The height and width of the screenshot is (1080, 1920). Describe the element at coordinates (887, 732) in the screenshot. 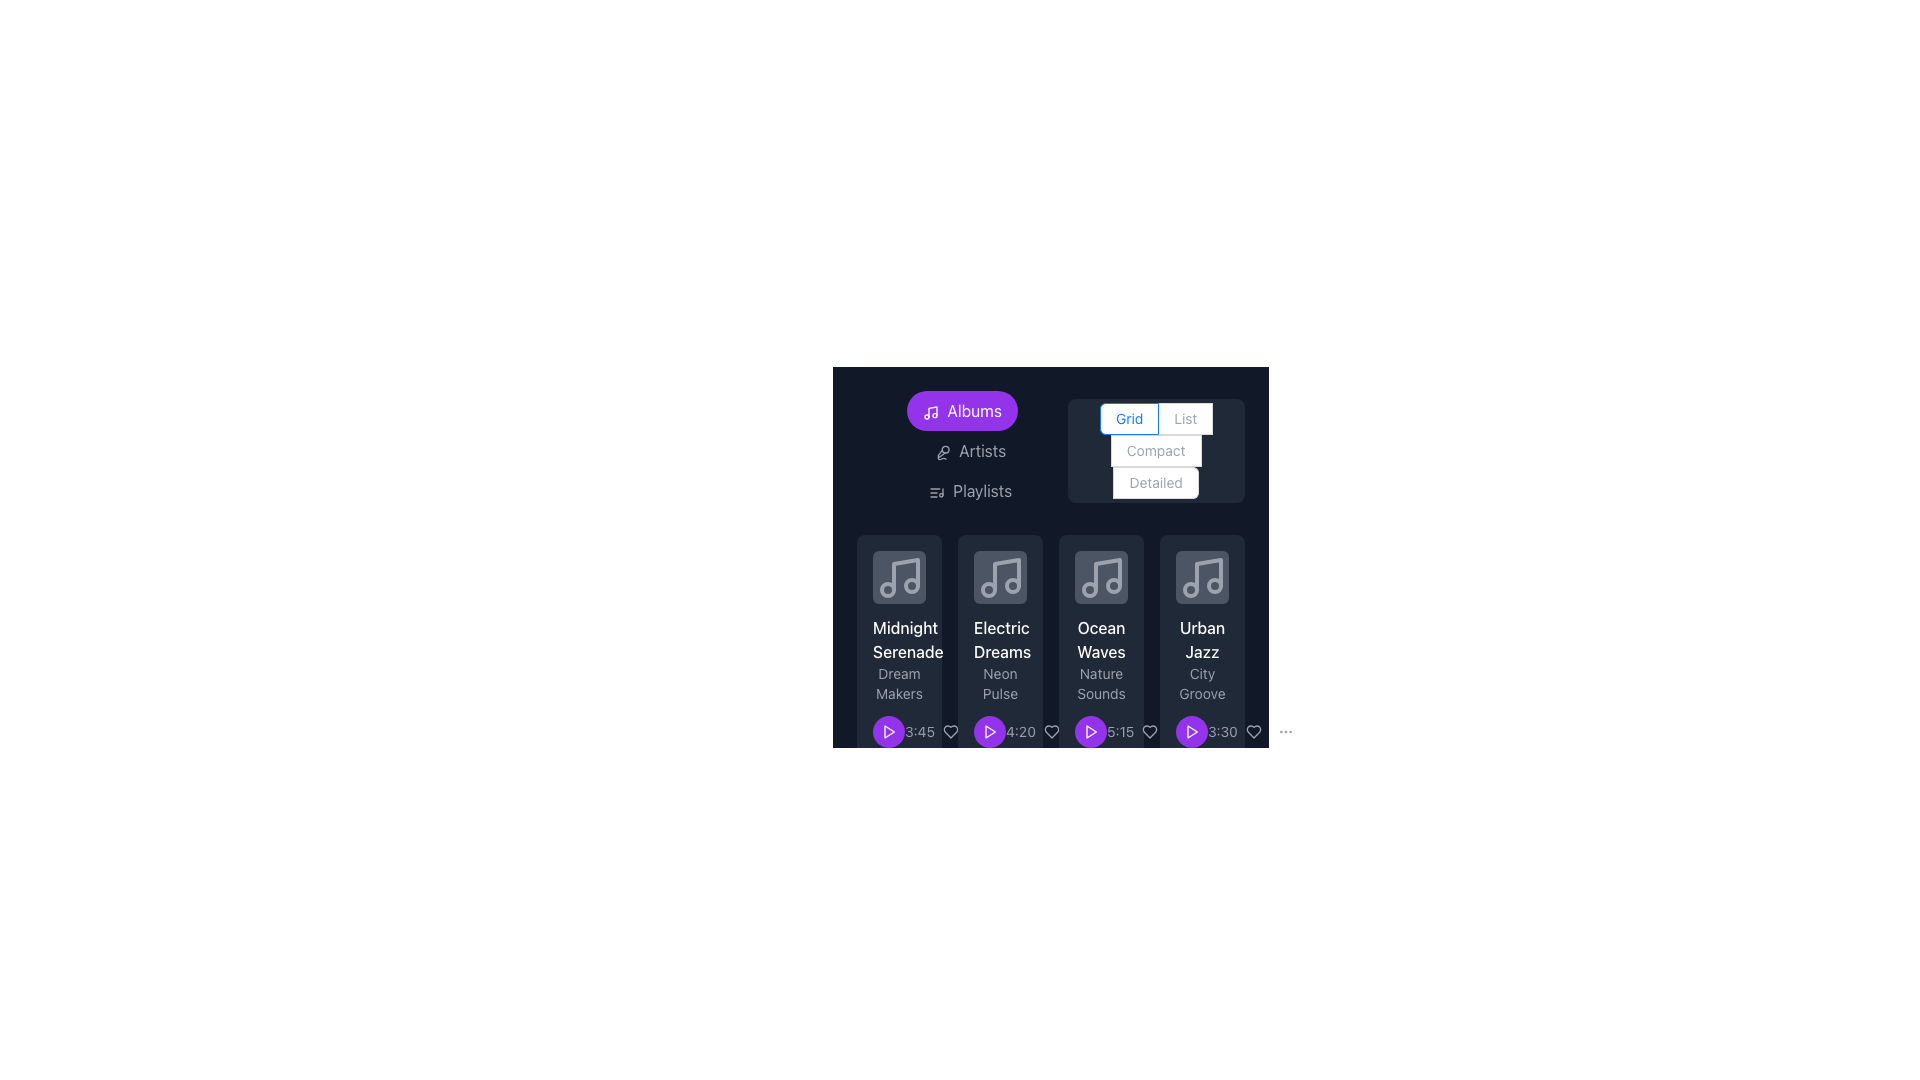

I see `the vibrant purple circular button with a play icon to play media` at that location.